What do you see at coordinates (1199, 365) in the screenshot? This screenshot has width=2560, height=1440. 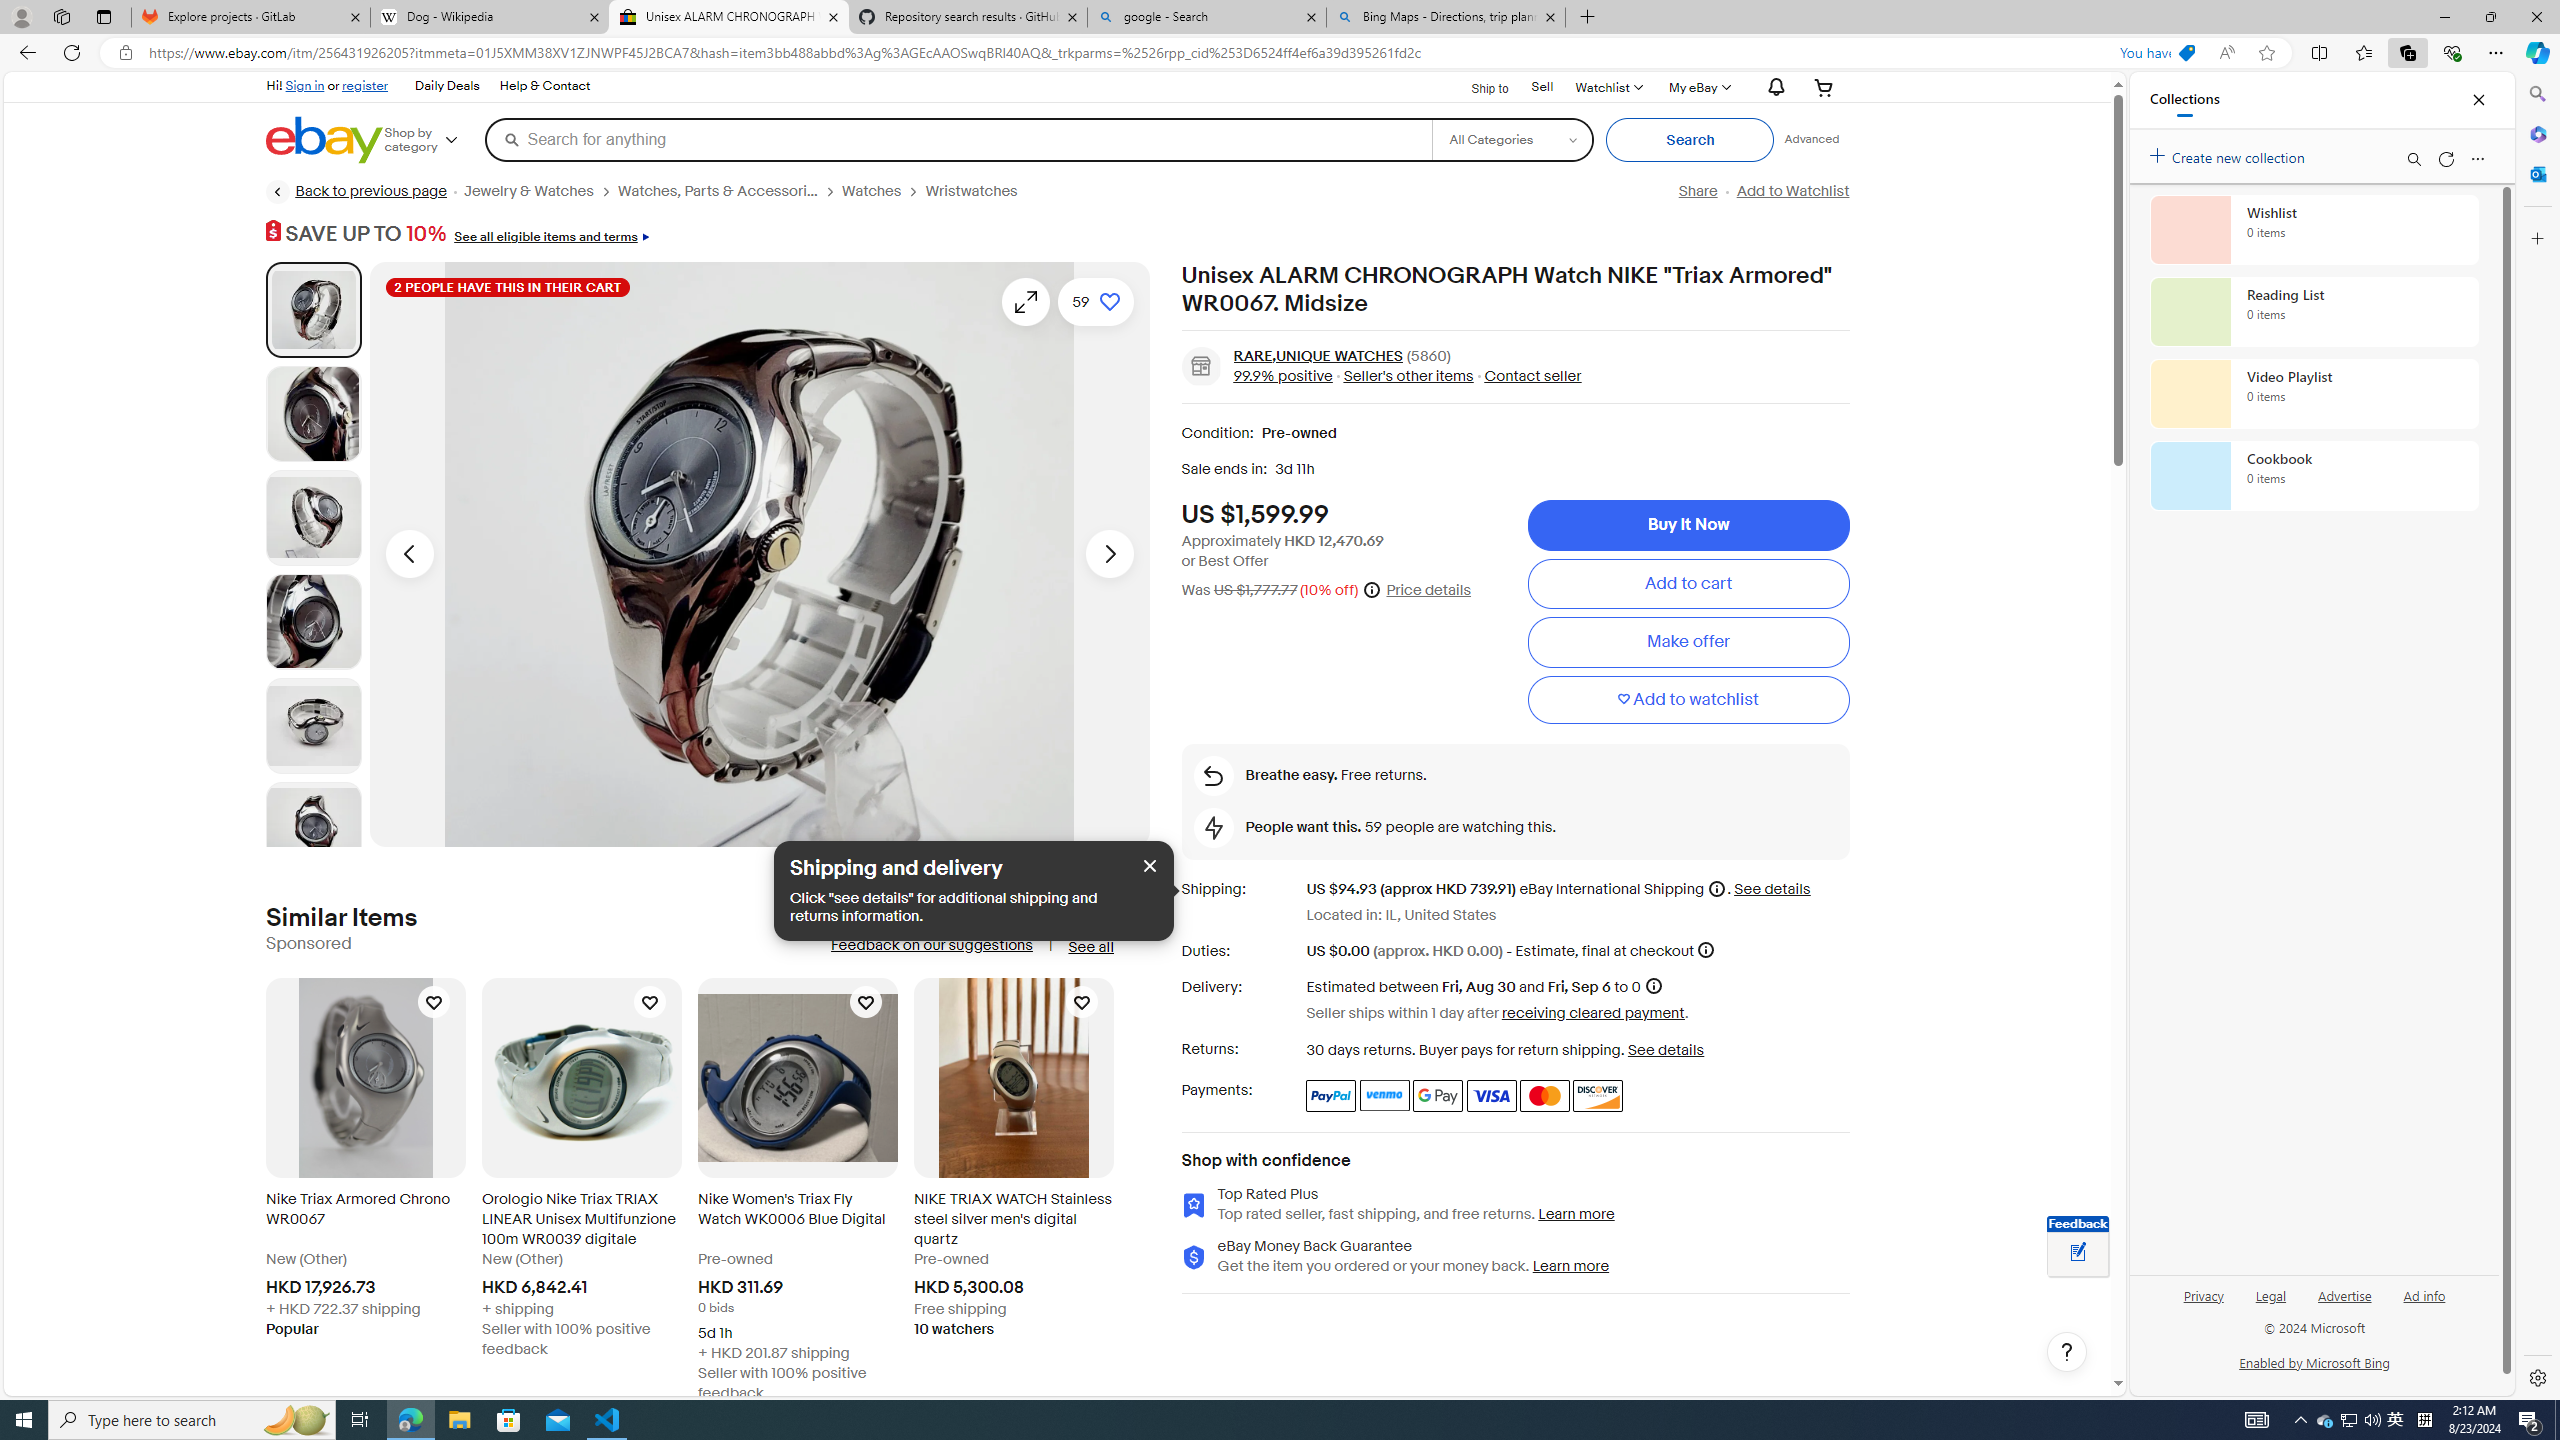 I see `'Class: ux-action'` at bounding box center [1199, 365].